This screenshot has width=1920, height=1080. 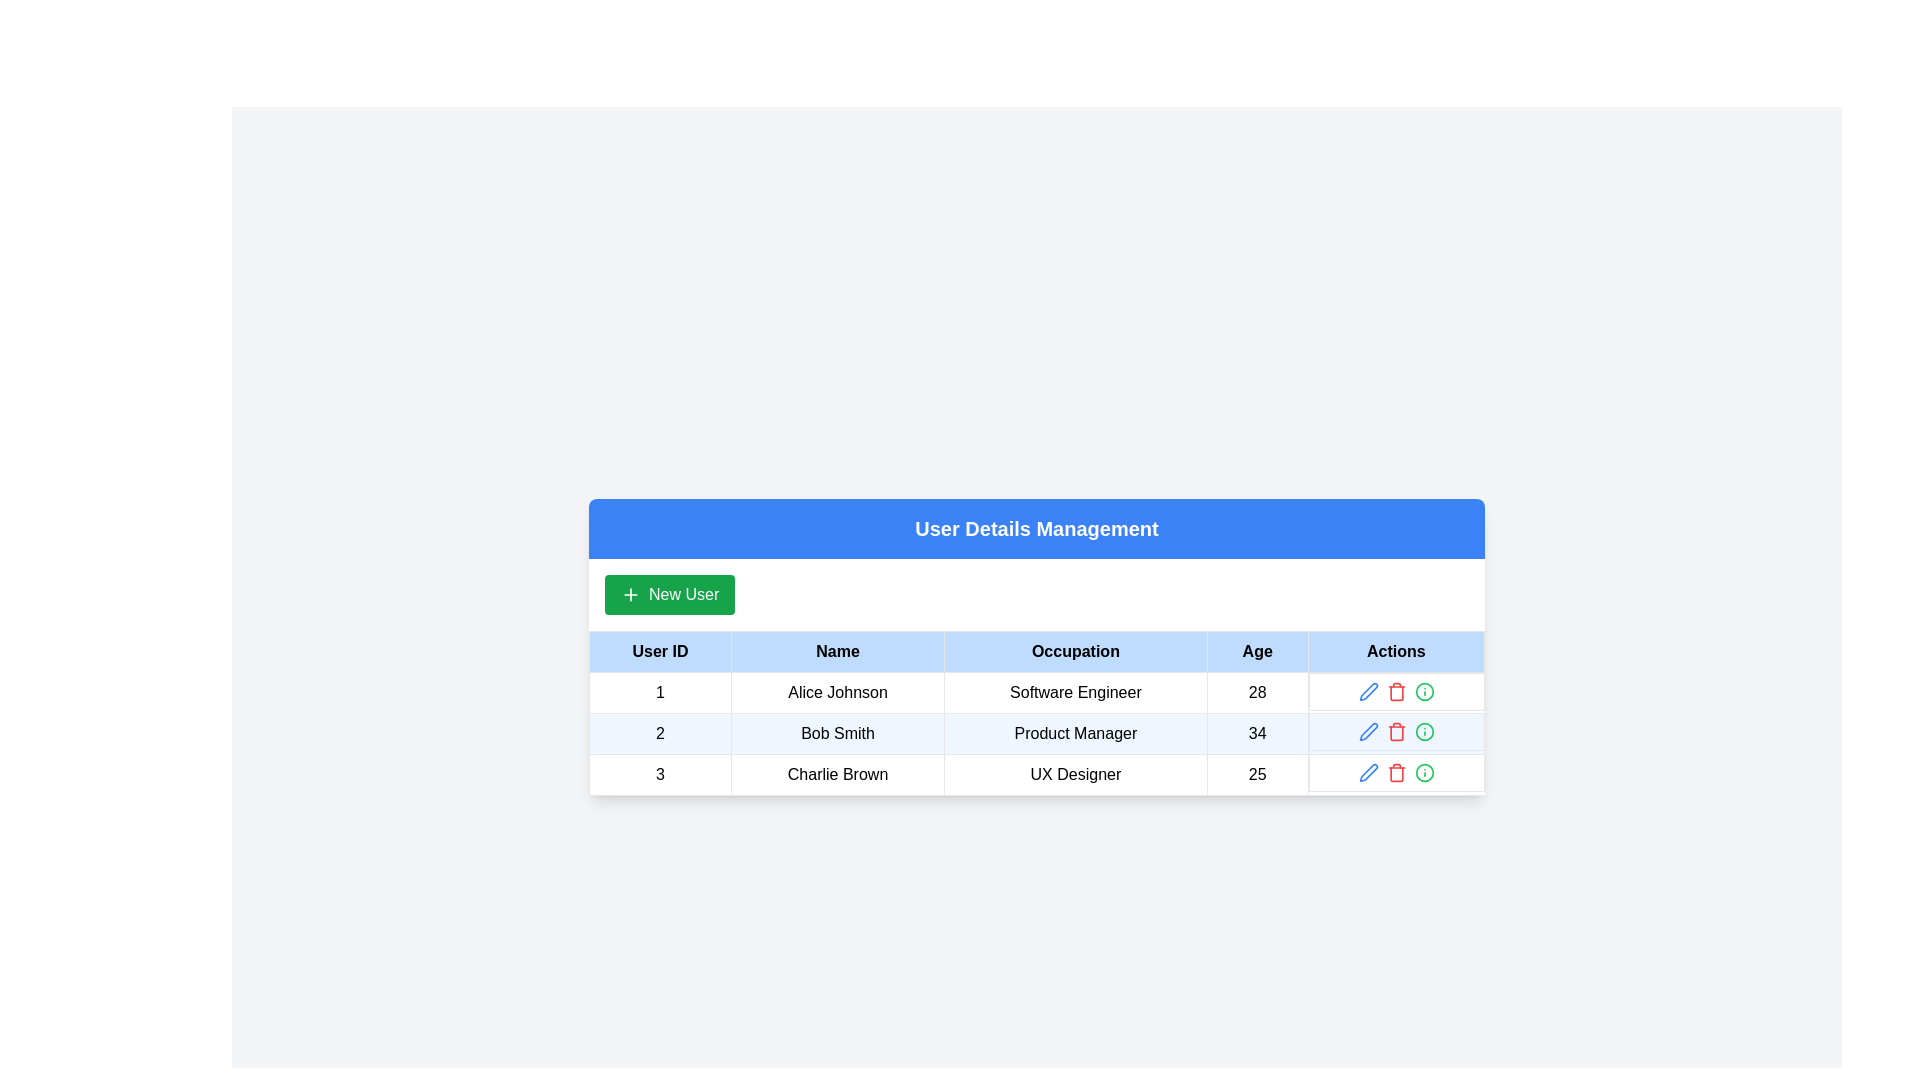 What do you see at coordinates (660, 773) in the screenshot?
I see `the Text Label containing the numeric value '3' in bold text, located in the 'User ID' column of the table for user 'Charlie Brown.'` at bounding box center [660, 773].